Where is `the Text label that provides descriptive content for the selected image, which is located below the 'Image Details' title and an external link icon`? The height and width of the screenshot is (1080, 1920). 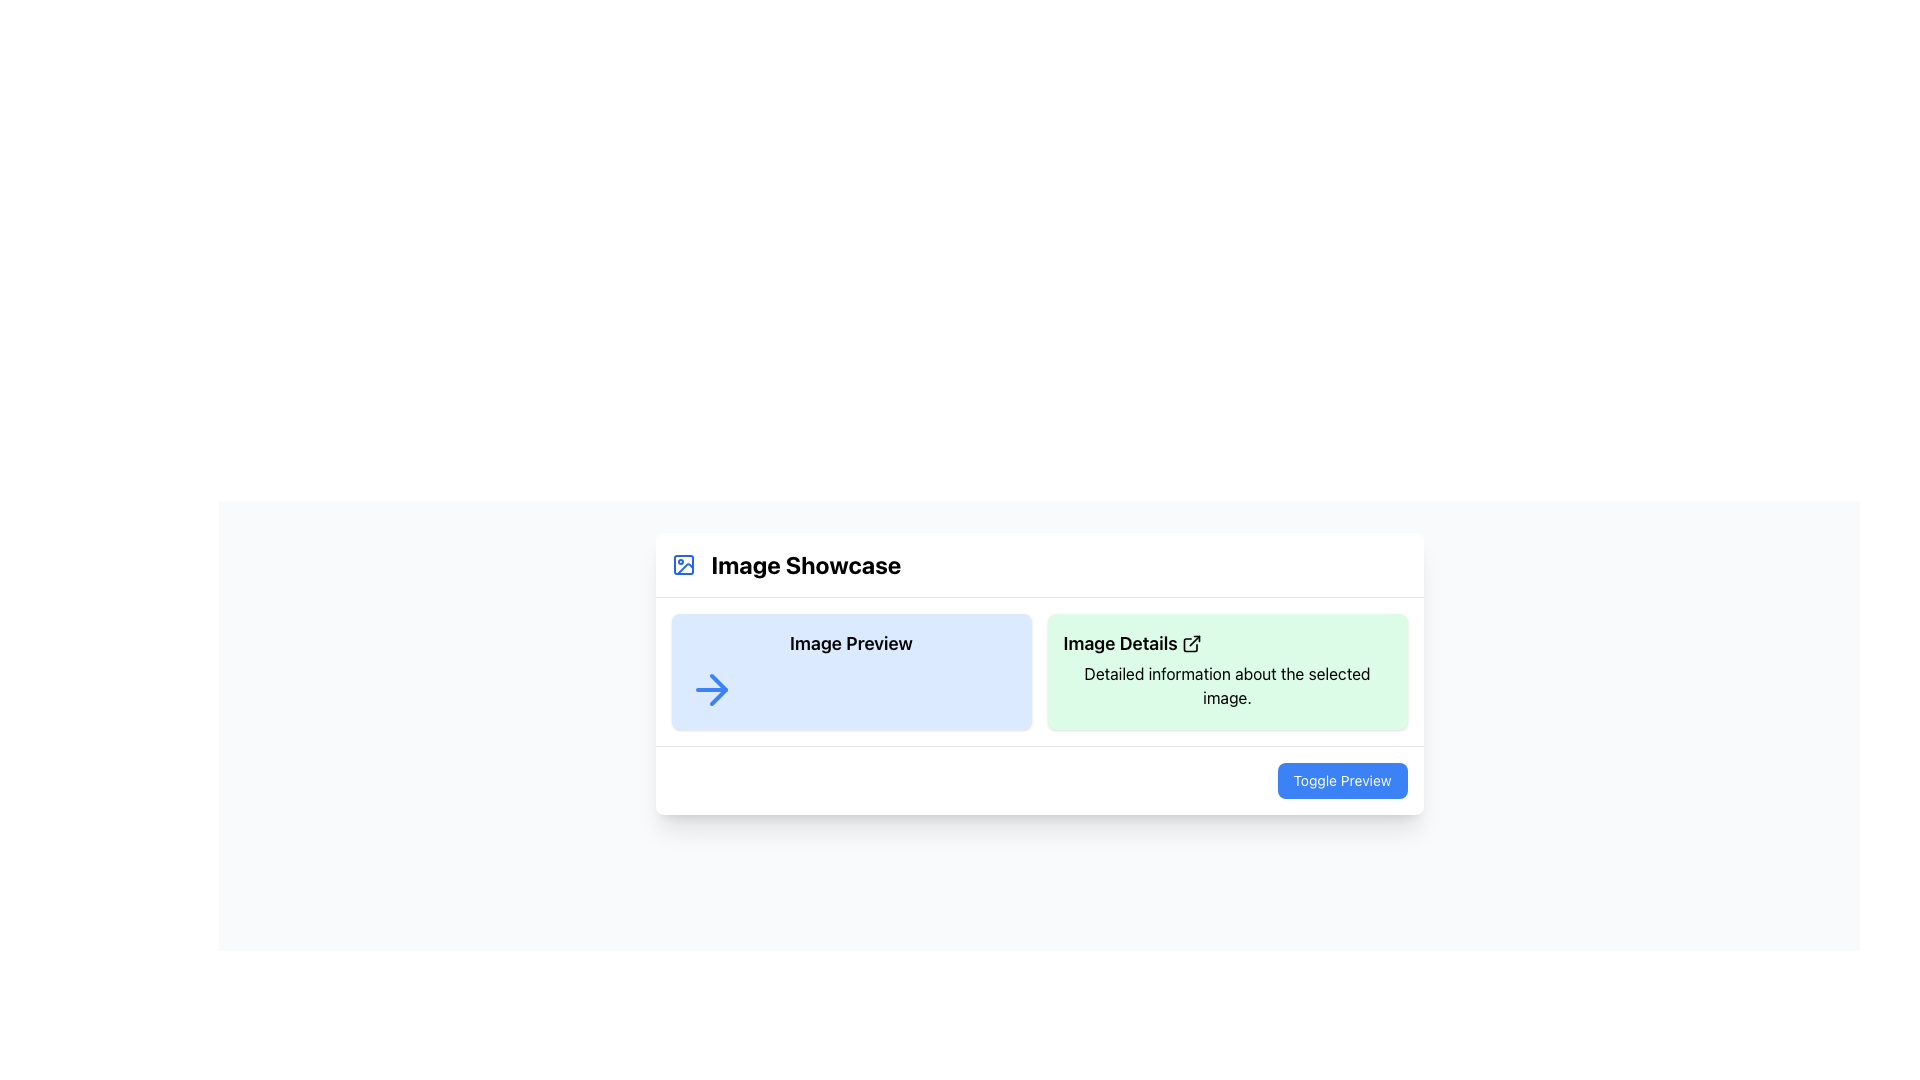
the Text label that provides descriptive content for the selected image, which is located below the 'Image Details' title and an external link icon is located at coordinates (1226, 685).